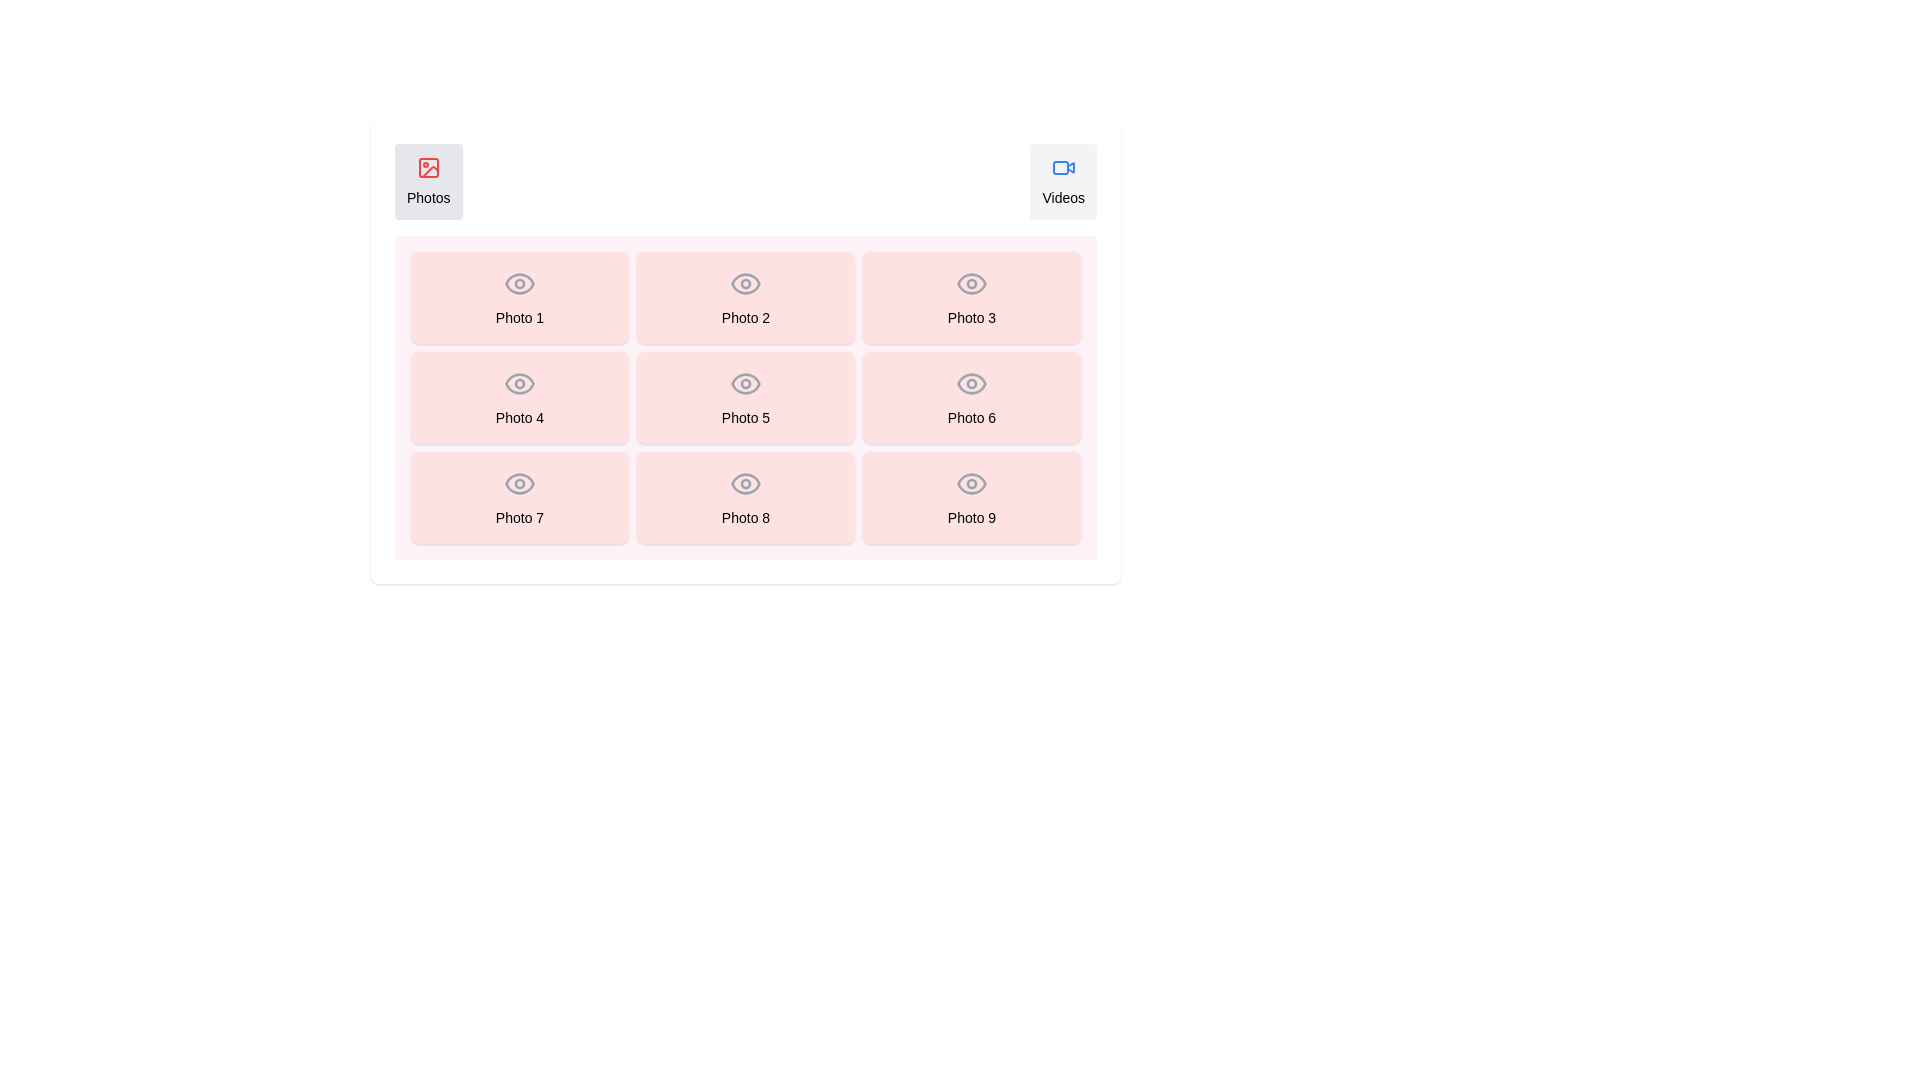  I want to click on the tab labeled Videos, so click(1061, 181).